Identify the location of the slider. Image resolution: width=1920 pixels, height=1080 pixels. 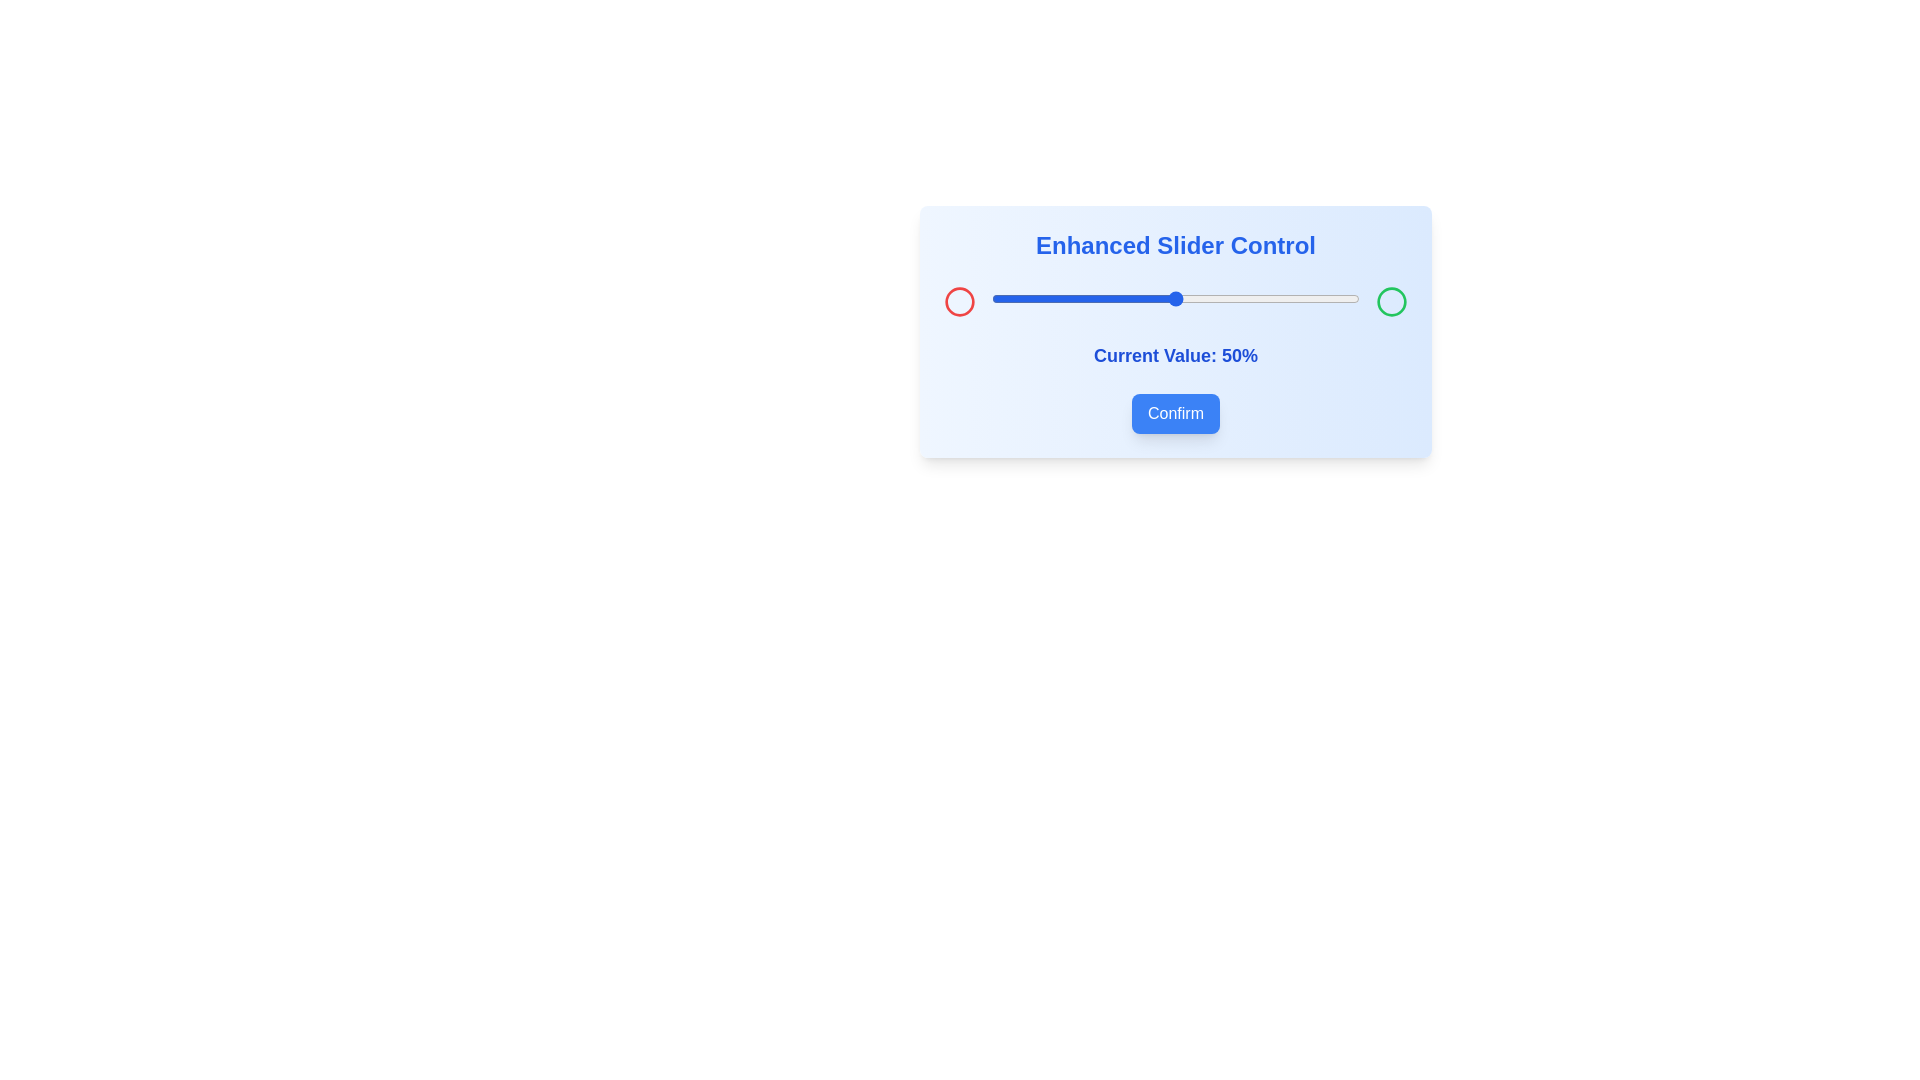
(1032, 299).